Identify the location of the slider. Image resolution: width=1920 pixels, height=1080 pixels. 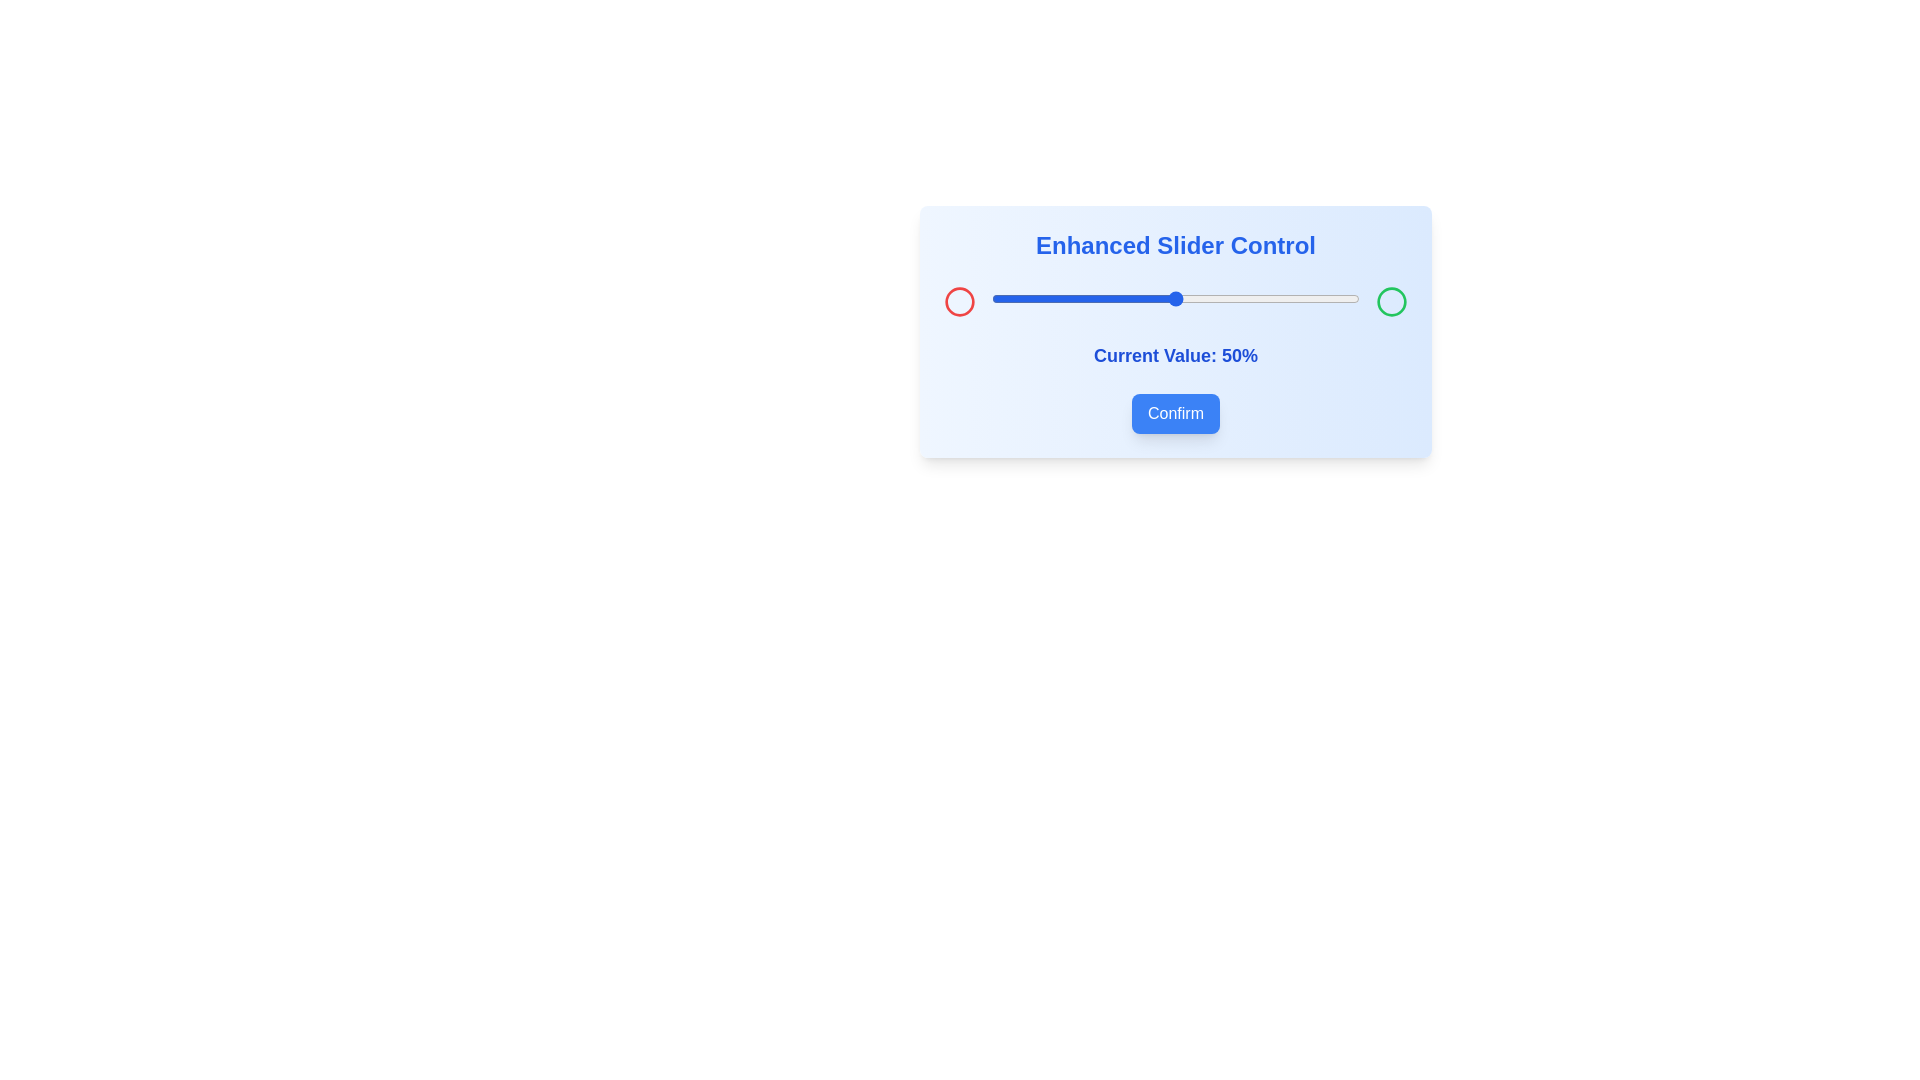
(1032, 299).